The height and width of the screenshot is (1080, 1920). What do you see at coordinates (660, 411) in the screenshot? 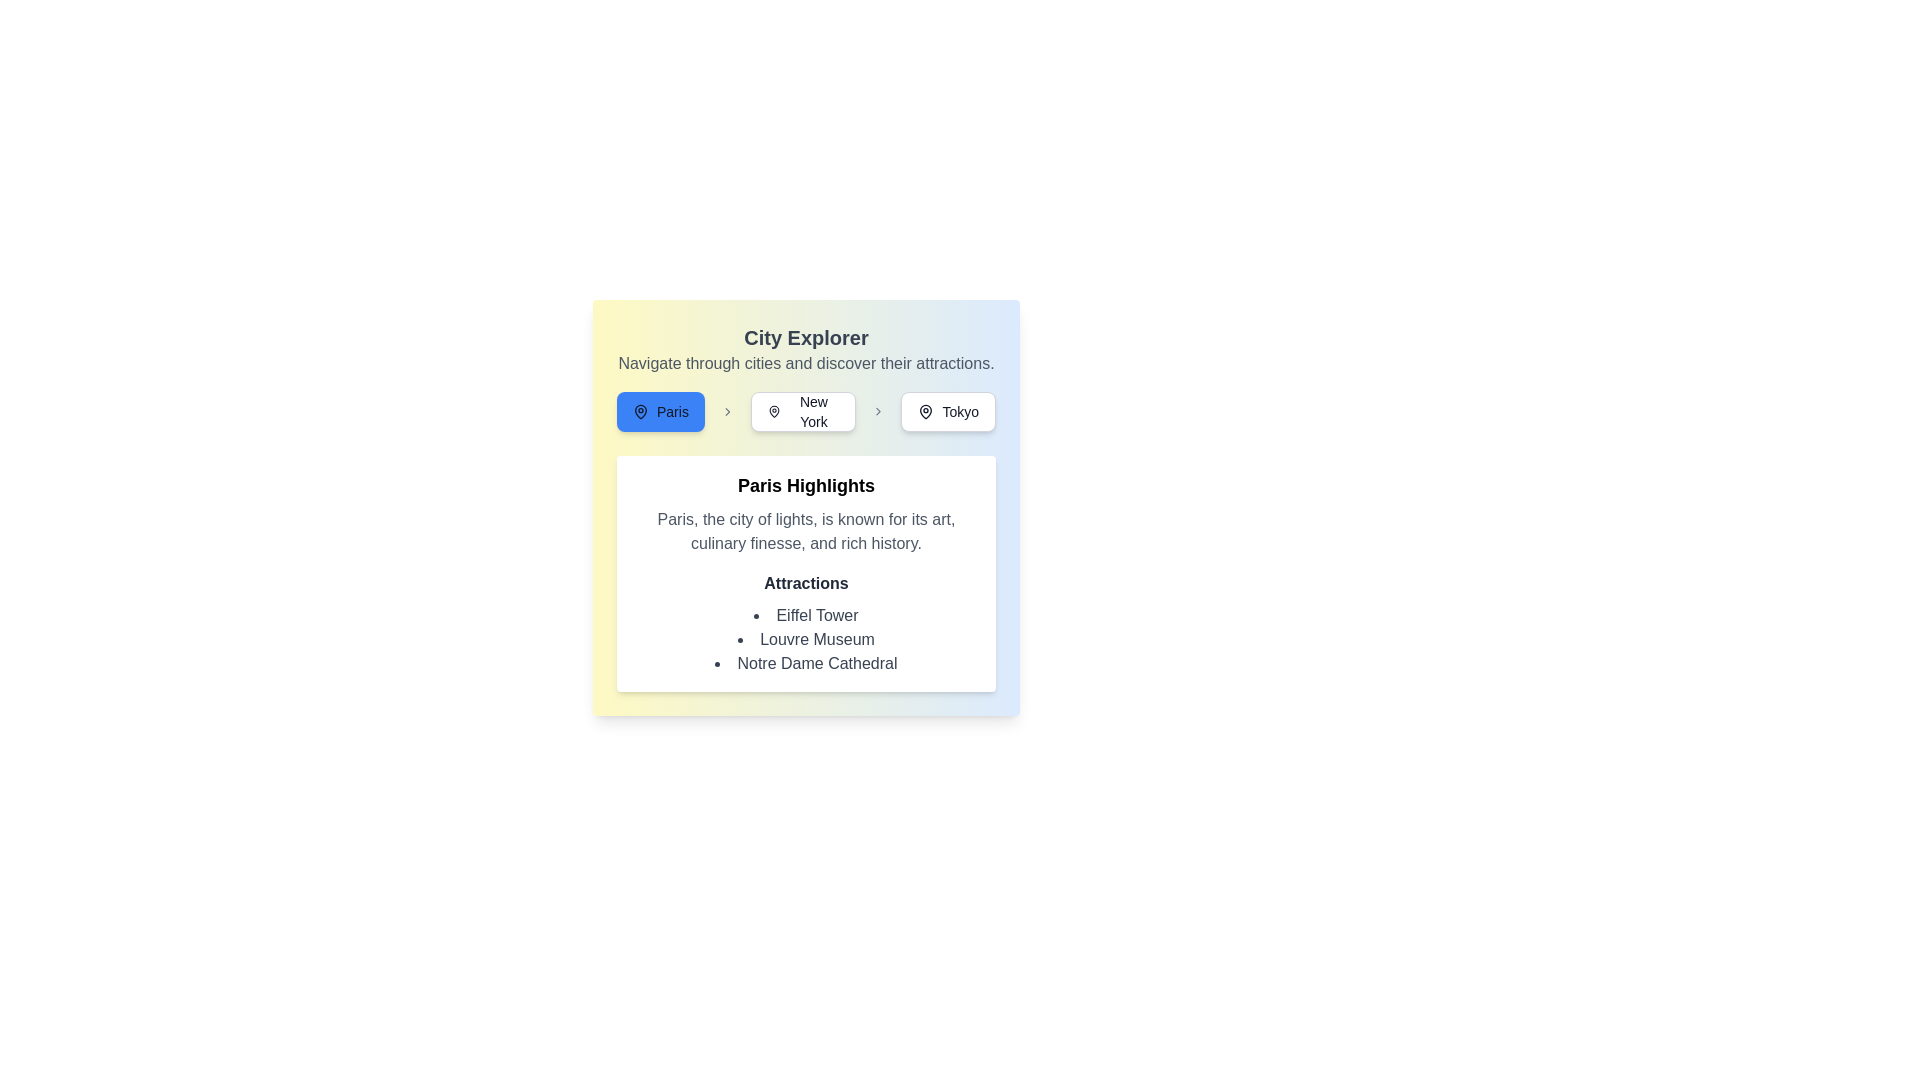
I see `the first button in the horizontally arranged list` at bounding box center [660, 411].